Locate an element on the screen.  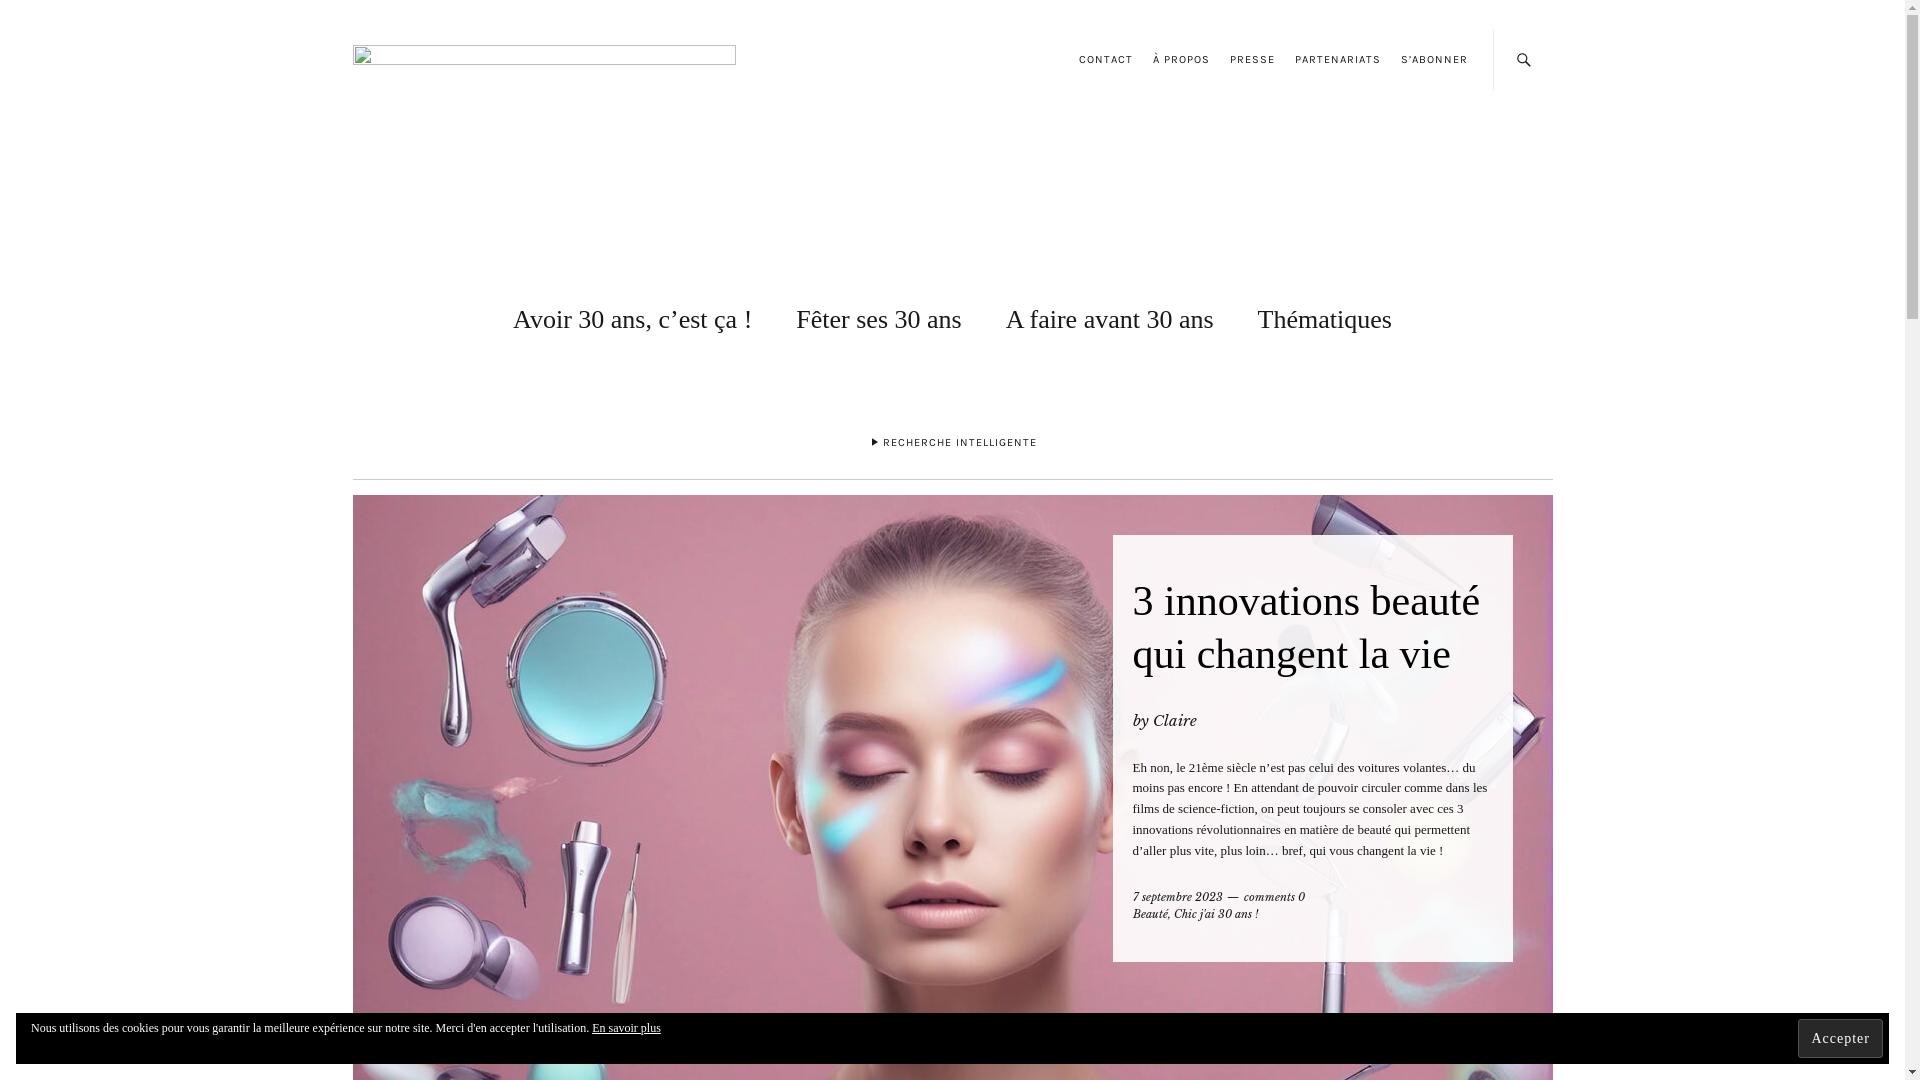
'PARTENARIATS' is located at coordinates (1337, 58).